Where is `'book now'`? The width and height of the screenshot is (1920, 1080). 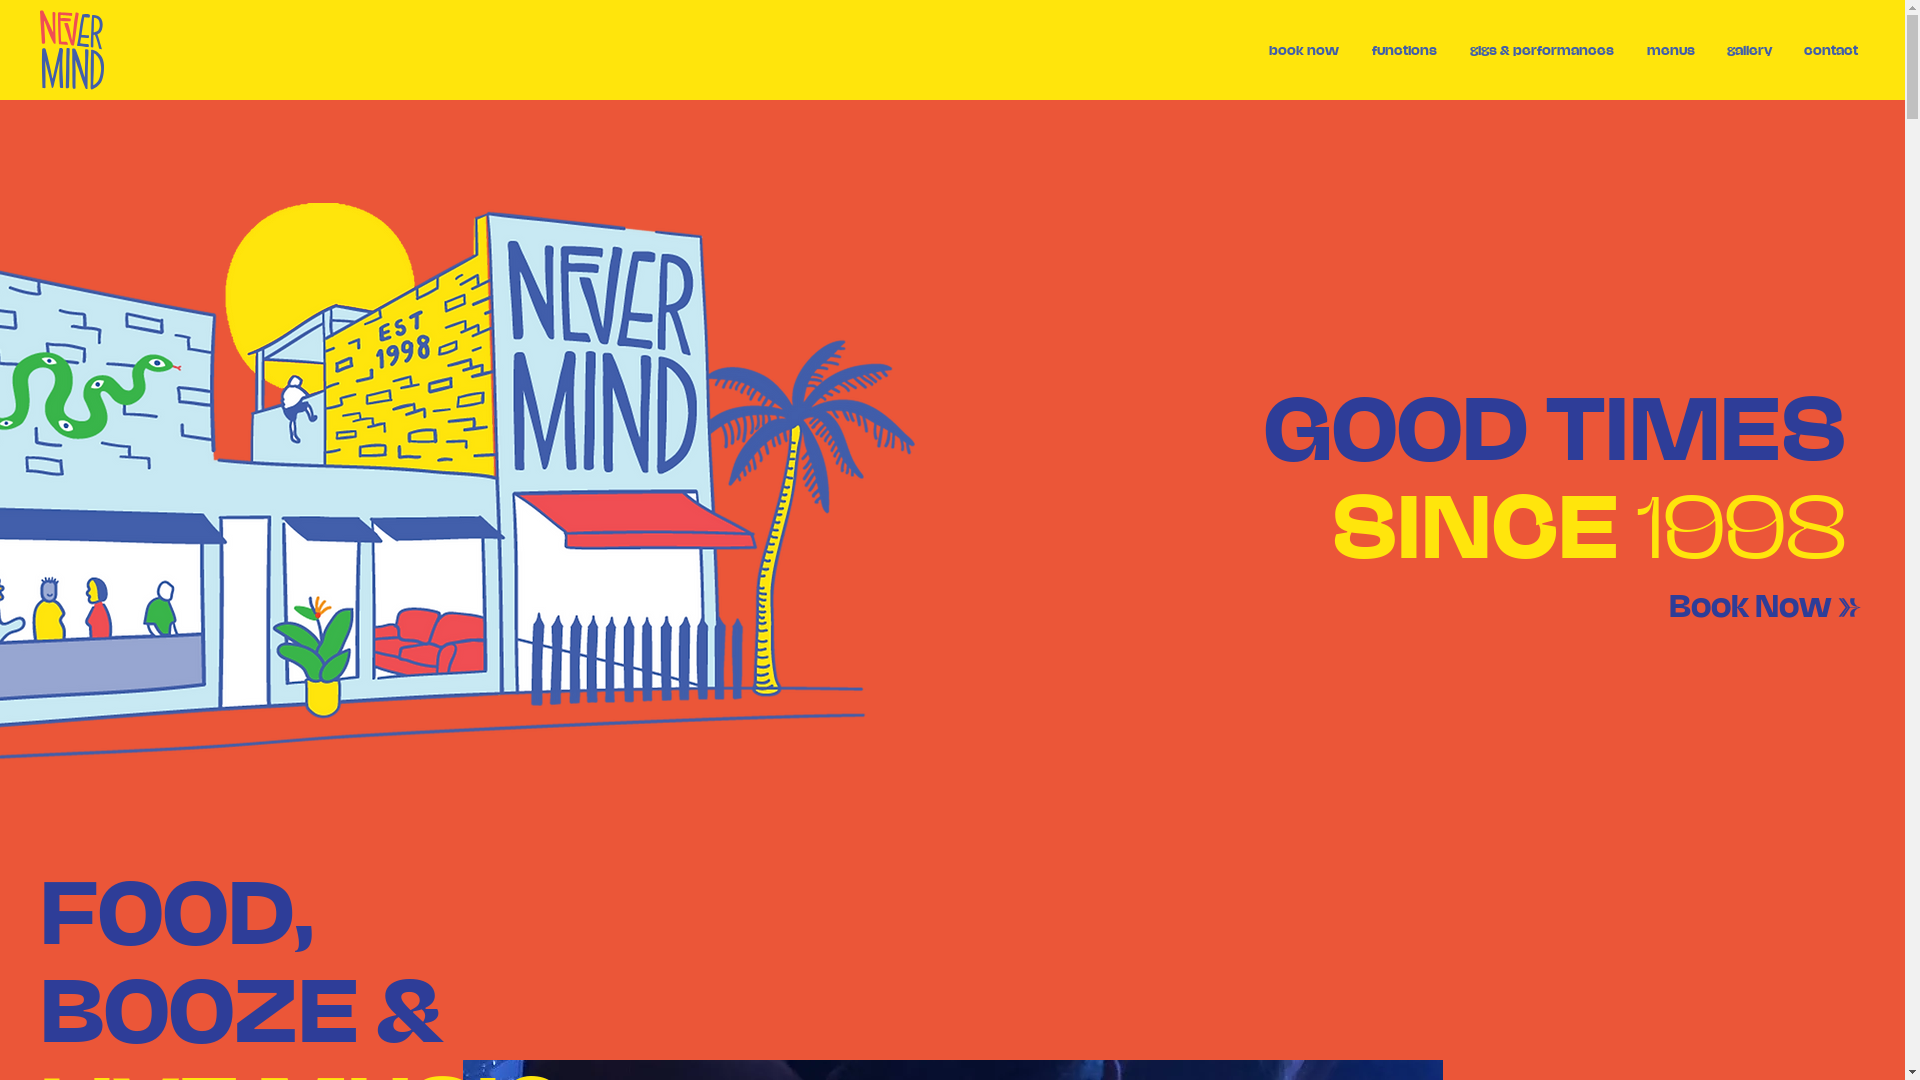
'book now' is located at coordinates (1303, 48).